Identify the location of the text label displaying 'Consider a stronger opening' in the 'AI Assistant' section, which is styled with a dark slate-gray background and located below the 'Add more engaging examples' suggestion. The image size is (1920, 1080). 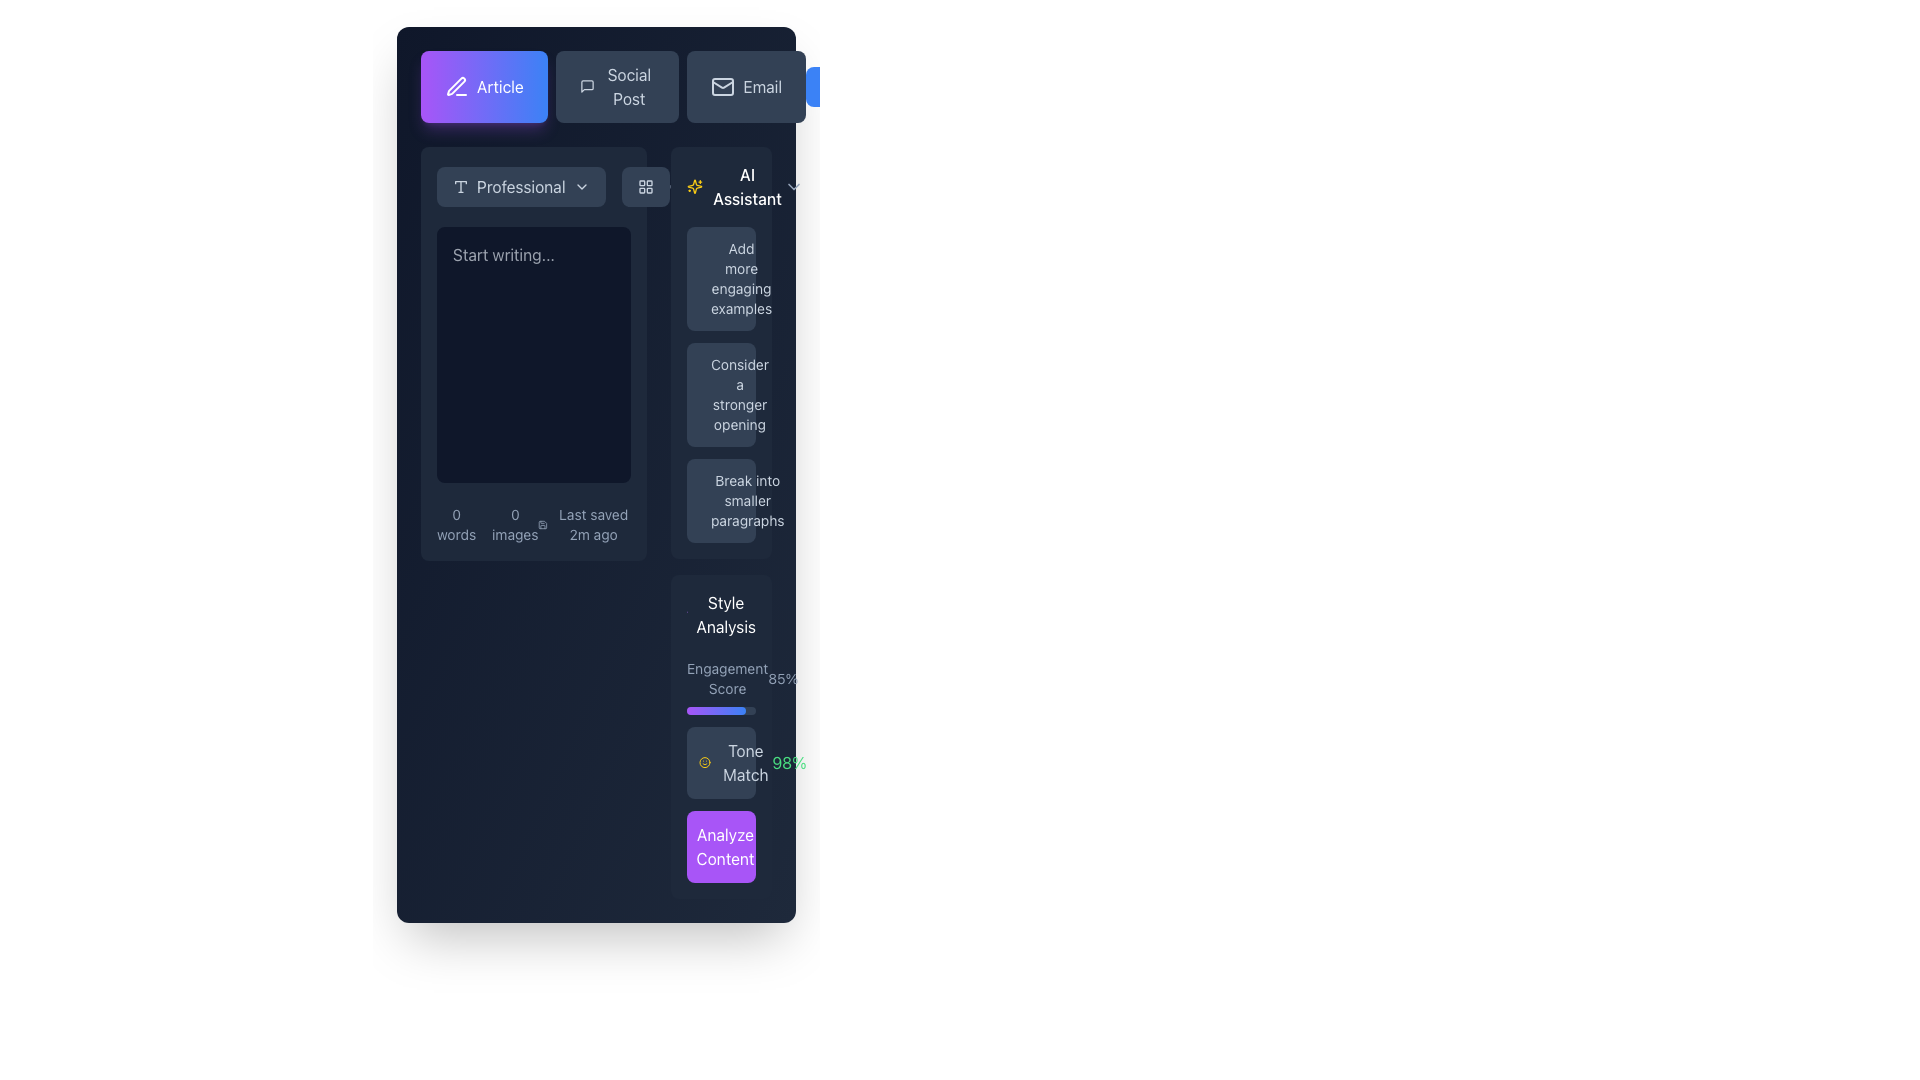
(738, 394).